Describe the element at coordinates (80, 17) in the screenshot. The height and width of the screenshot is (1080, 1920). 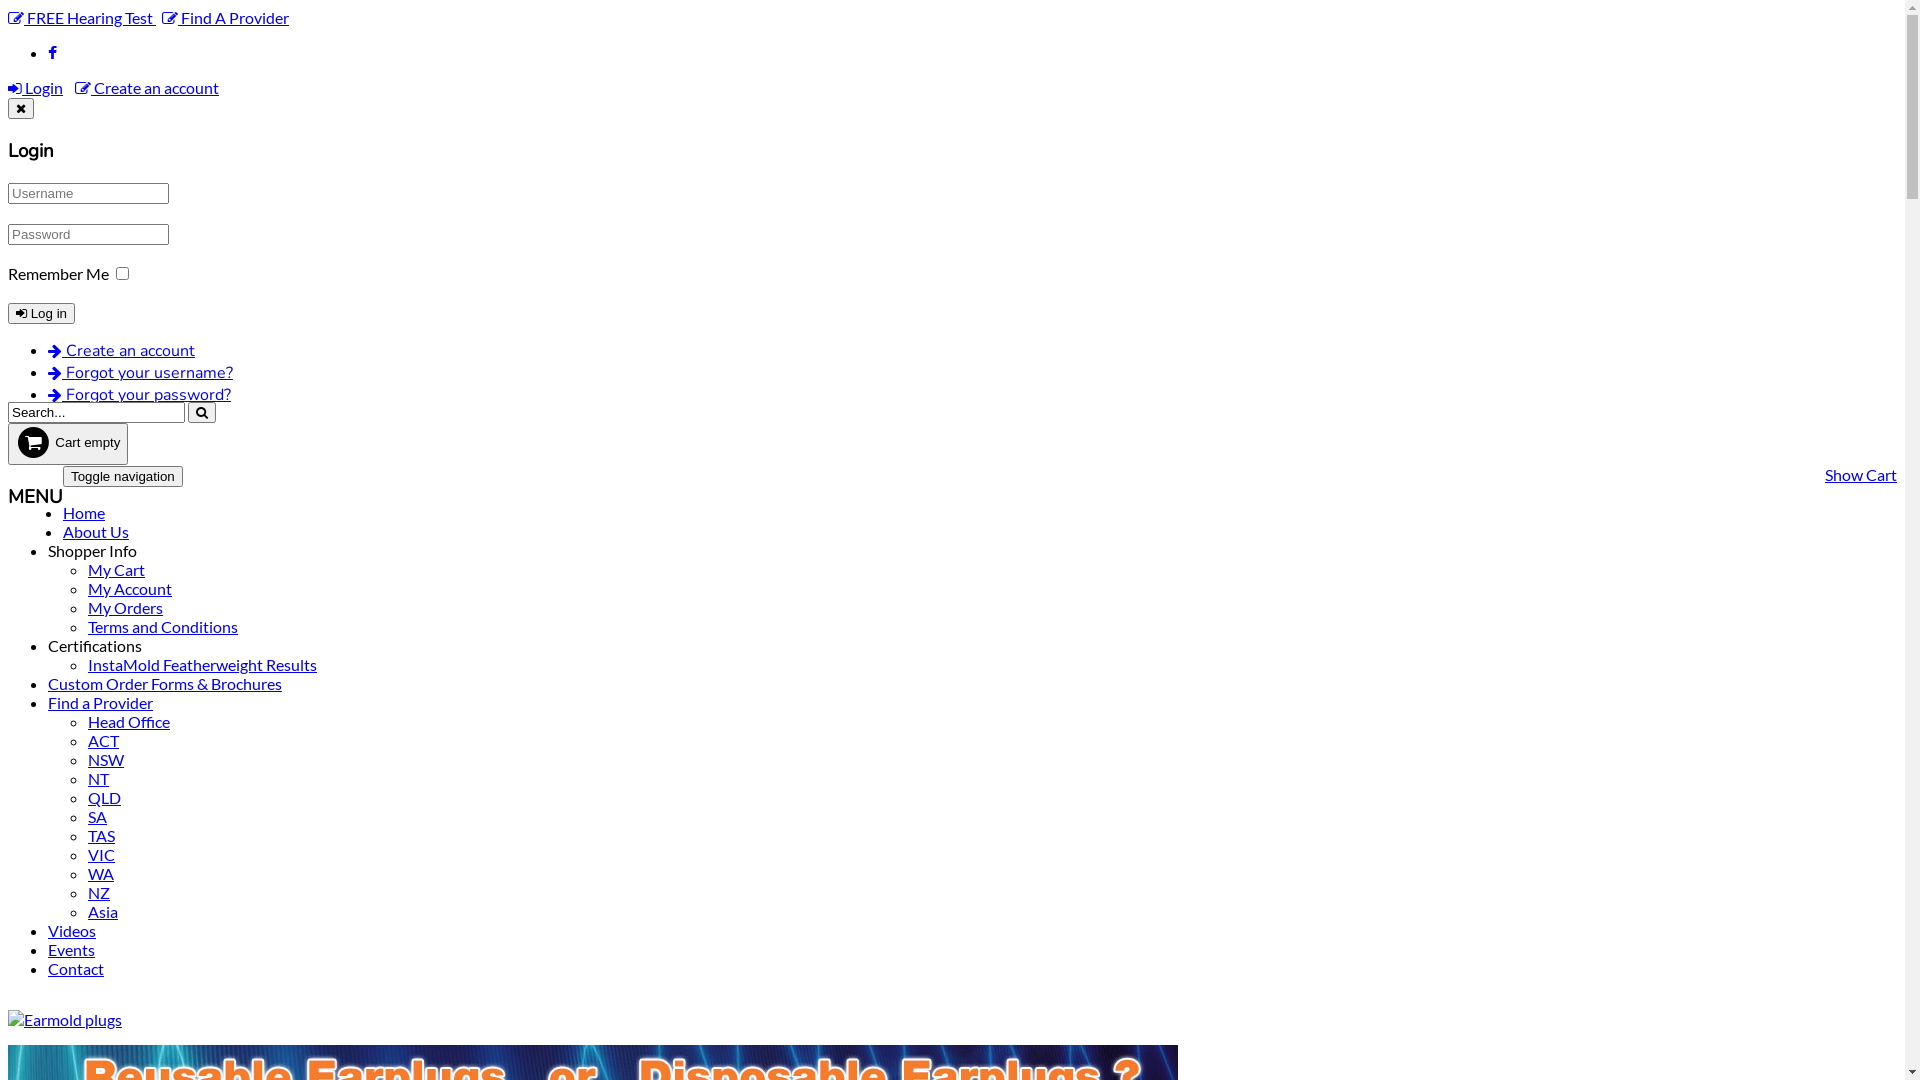
I see `'FREE Hearing Test'` at that location.